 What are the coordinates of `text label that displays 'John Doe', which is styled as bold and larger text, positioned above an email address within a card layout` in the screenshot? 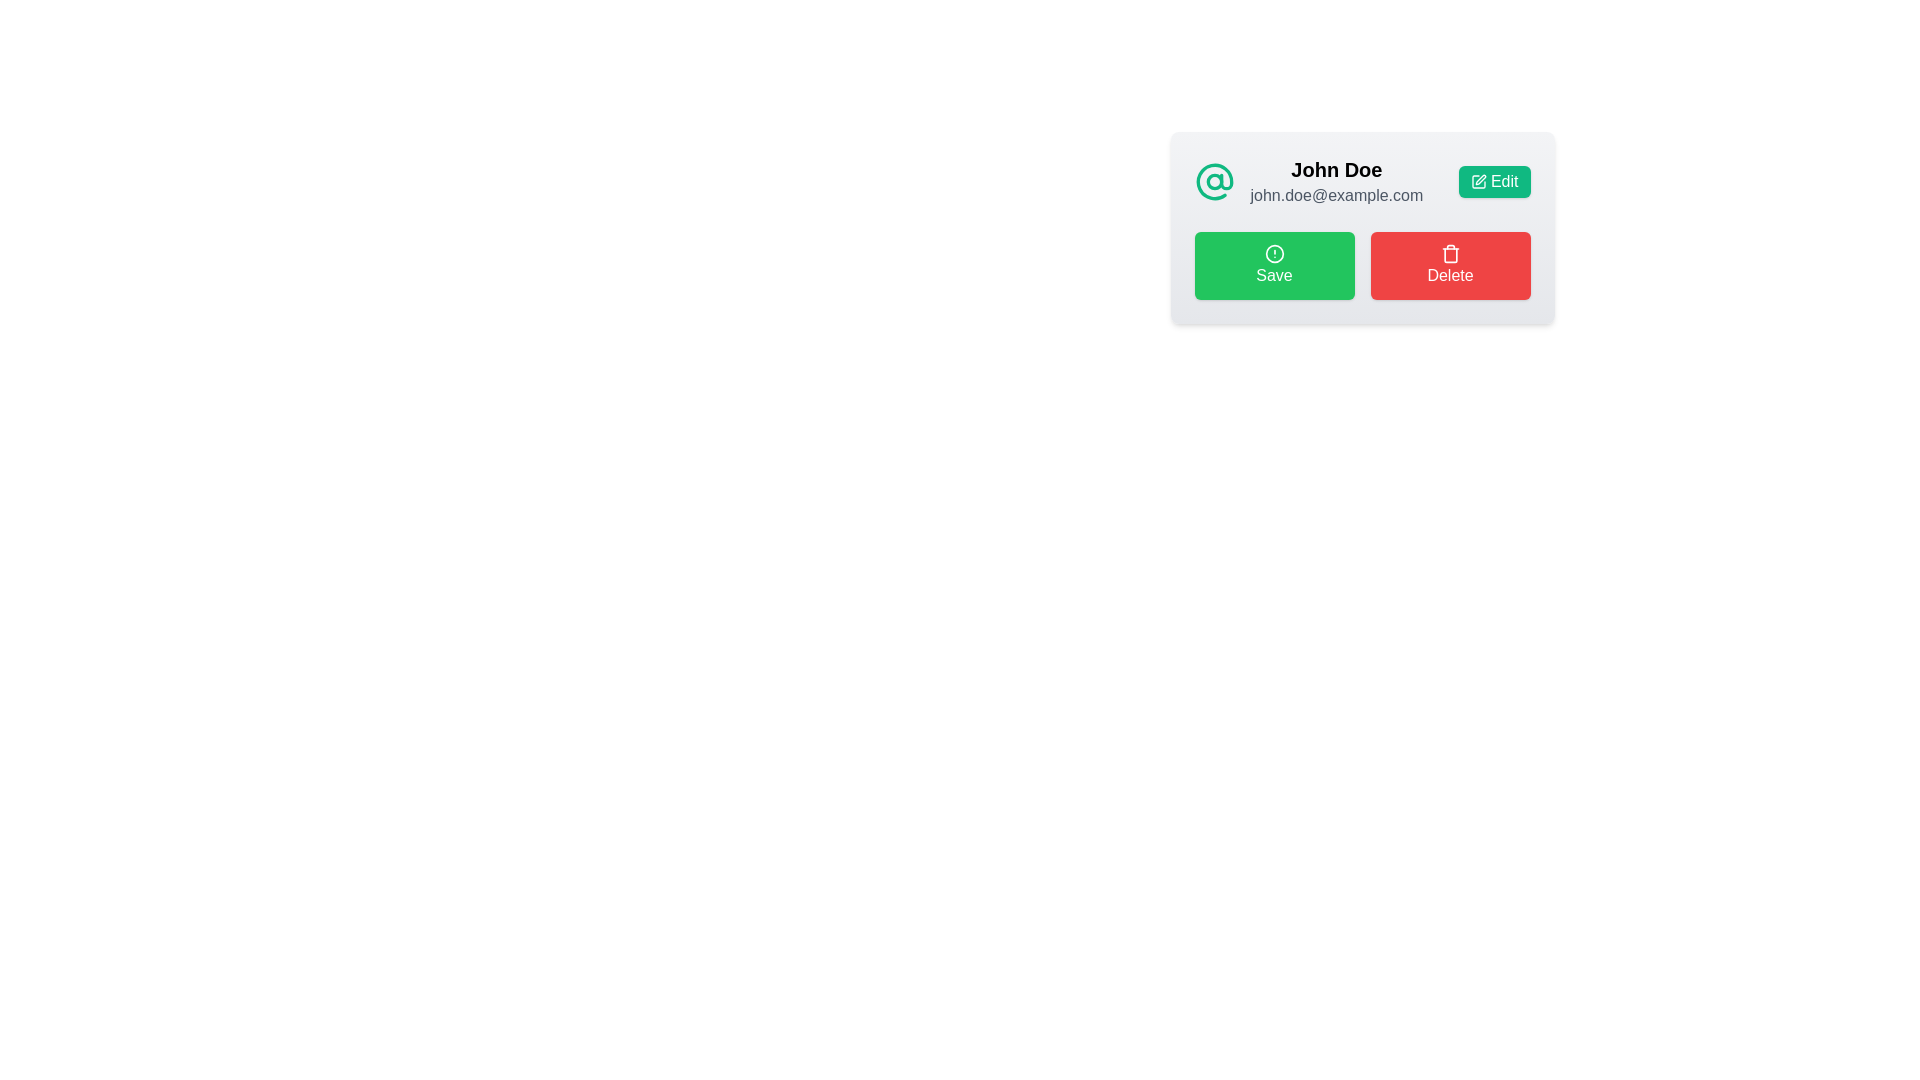 It's located at (1336, 168).